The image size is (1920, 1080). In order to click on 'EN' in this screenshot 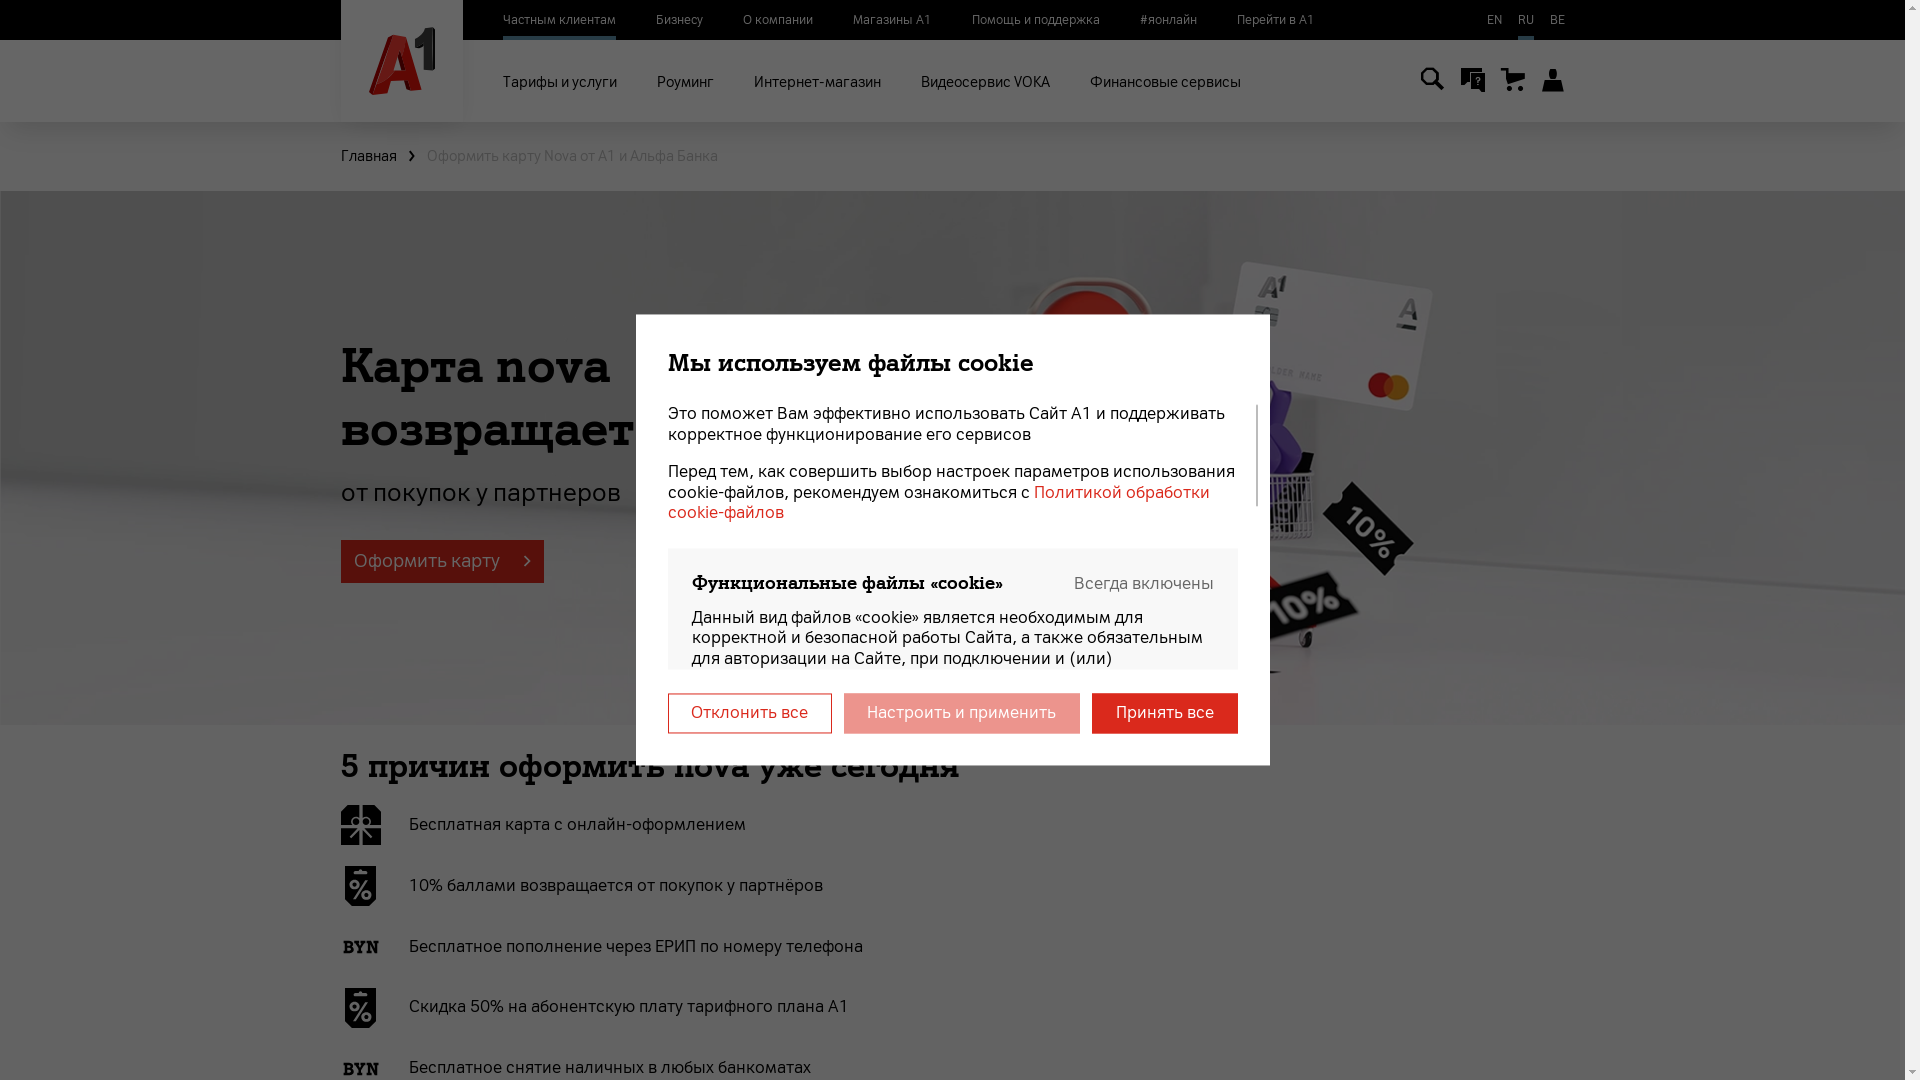, I will do `click(1493, 19)`.